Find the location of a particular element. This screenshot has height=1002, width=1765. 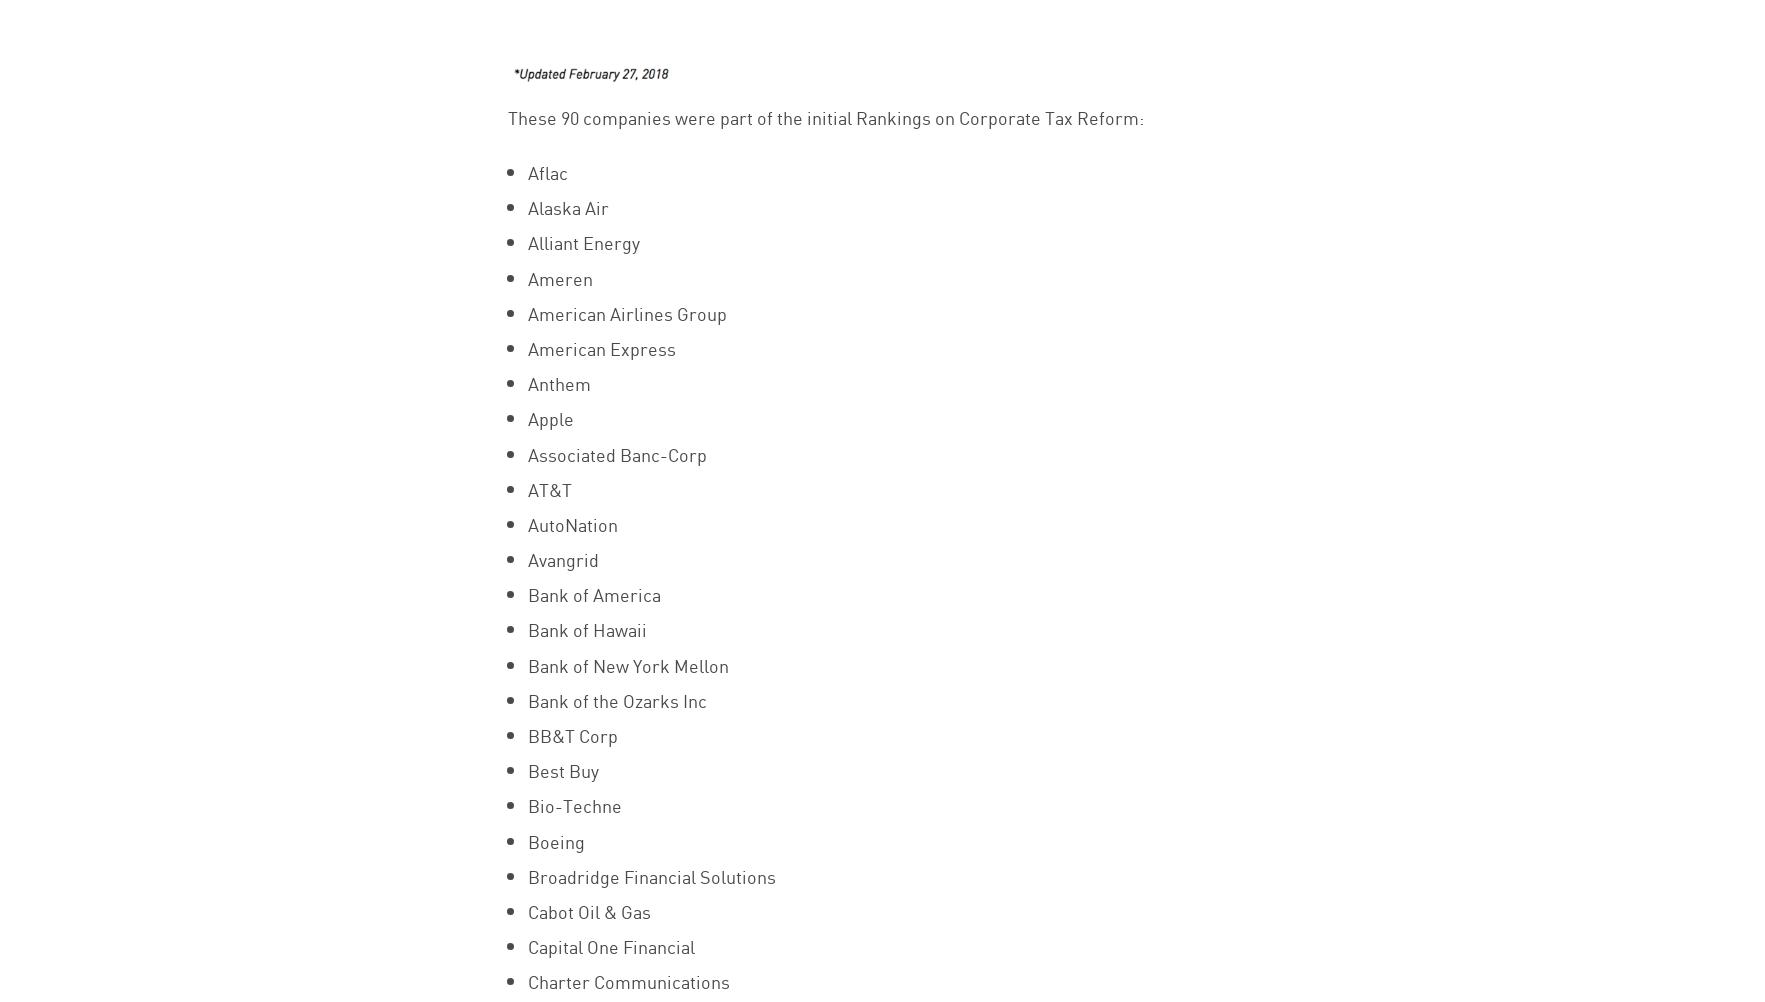

'AutoNation' is located at coordinates (526, 523).